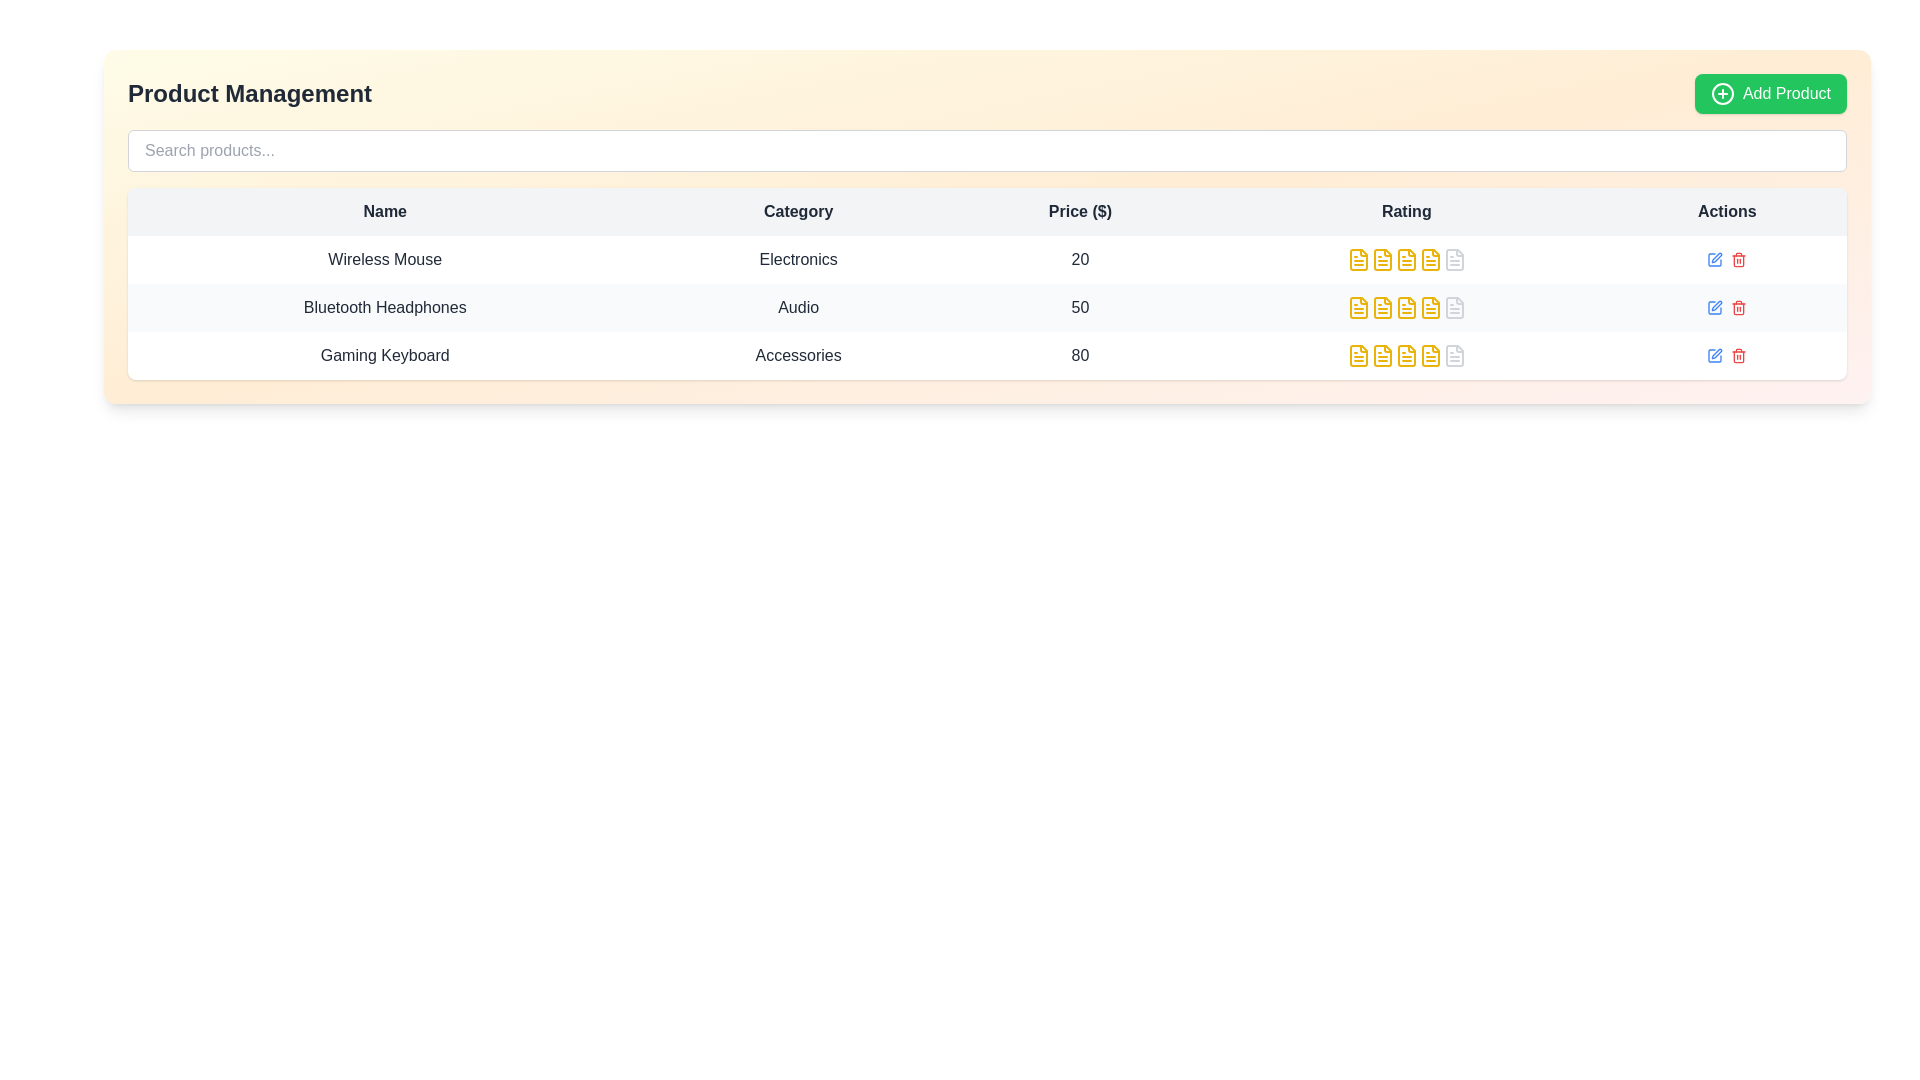  Describe the element at coordinates (1405, 258) in the screenshot. I see `the document icon located in the second row under the 'Rating' column of the table to interact with the document it represents` at that location.